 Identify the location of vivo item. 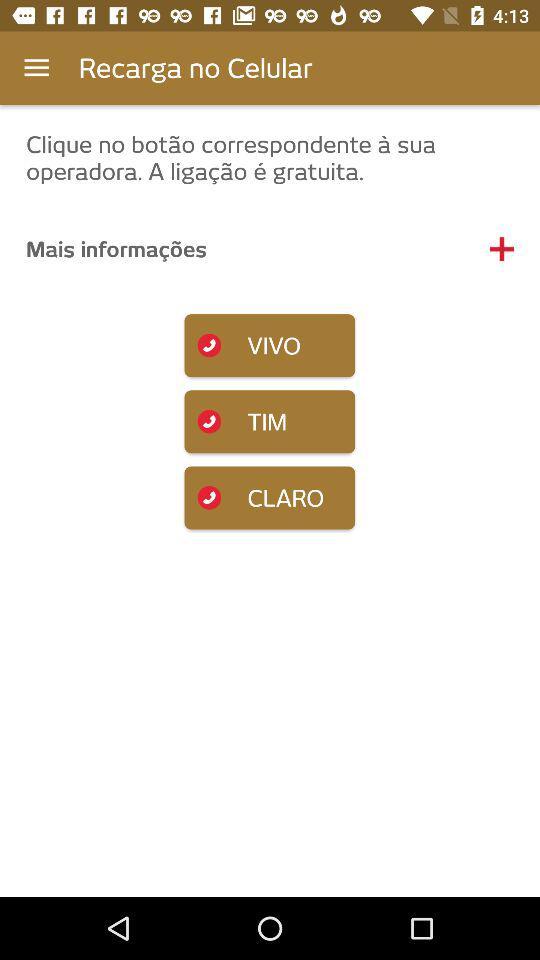
(269, 345).